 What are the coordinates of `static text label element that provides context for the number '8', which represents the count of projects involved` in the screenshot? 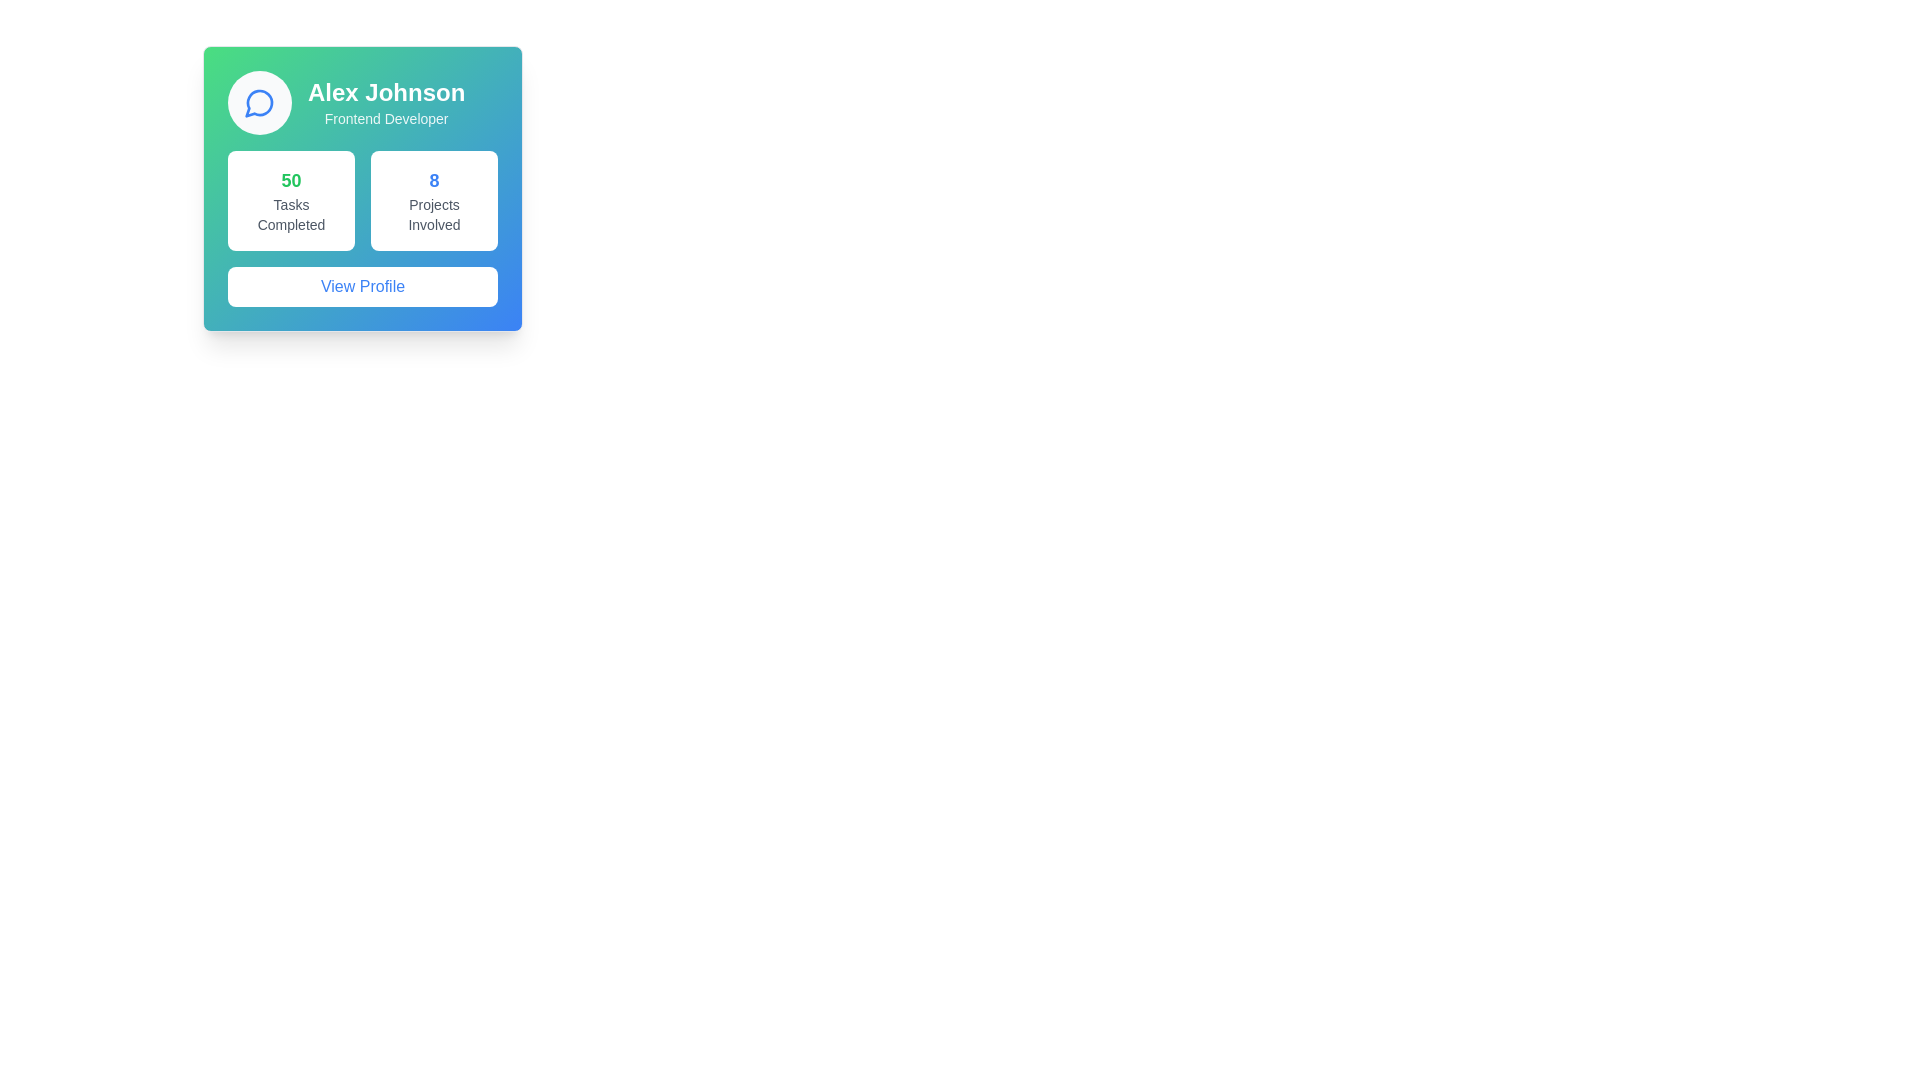 It's located at (433, 215).